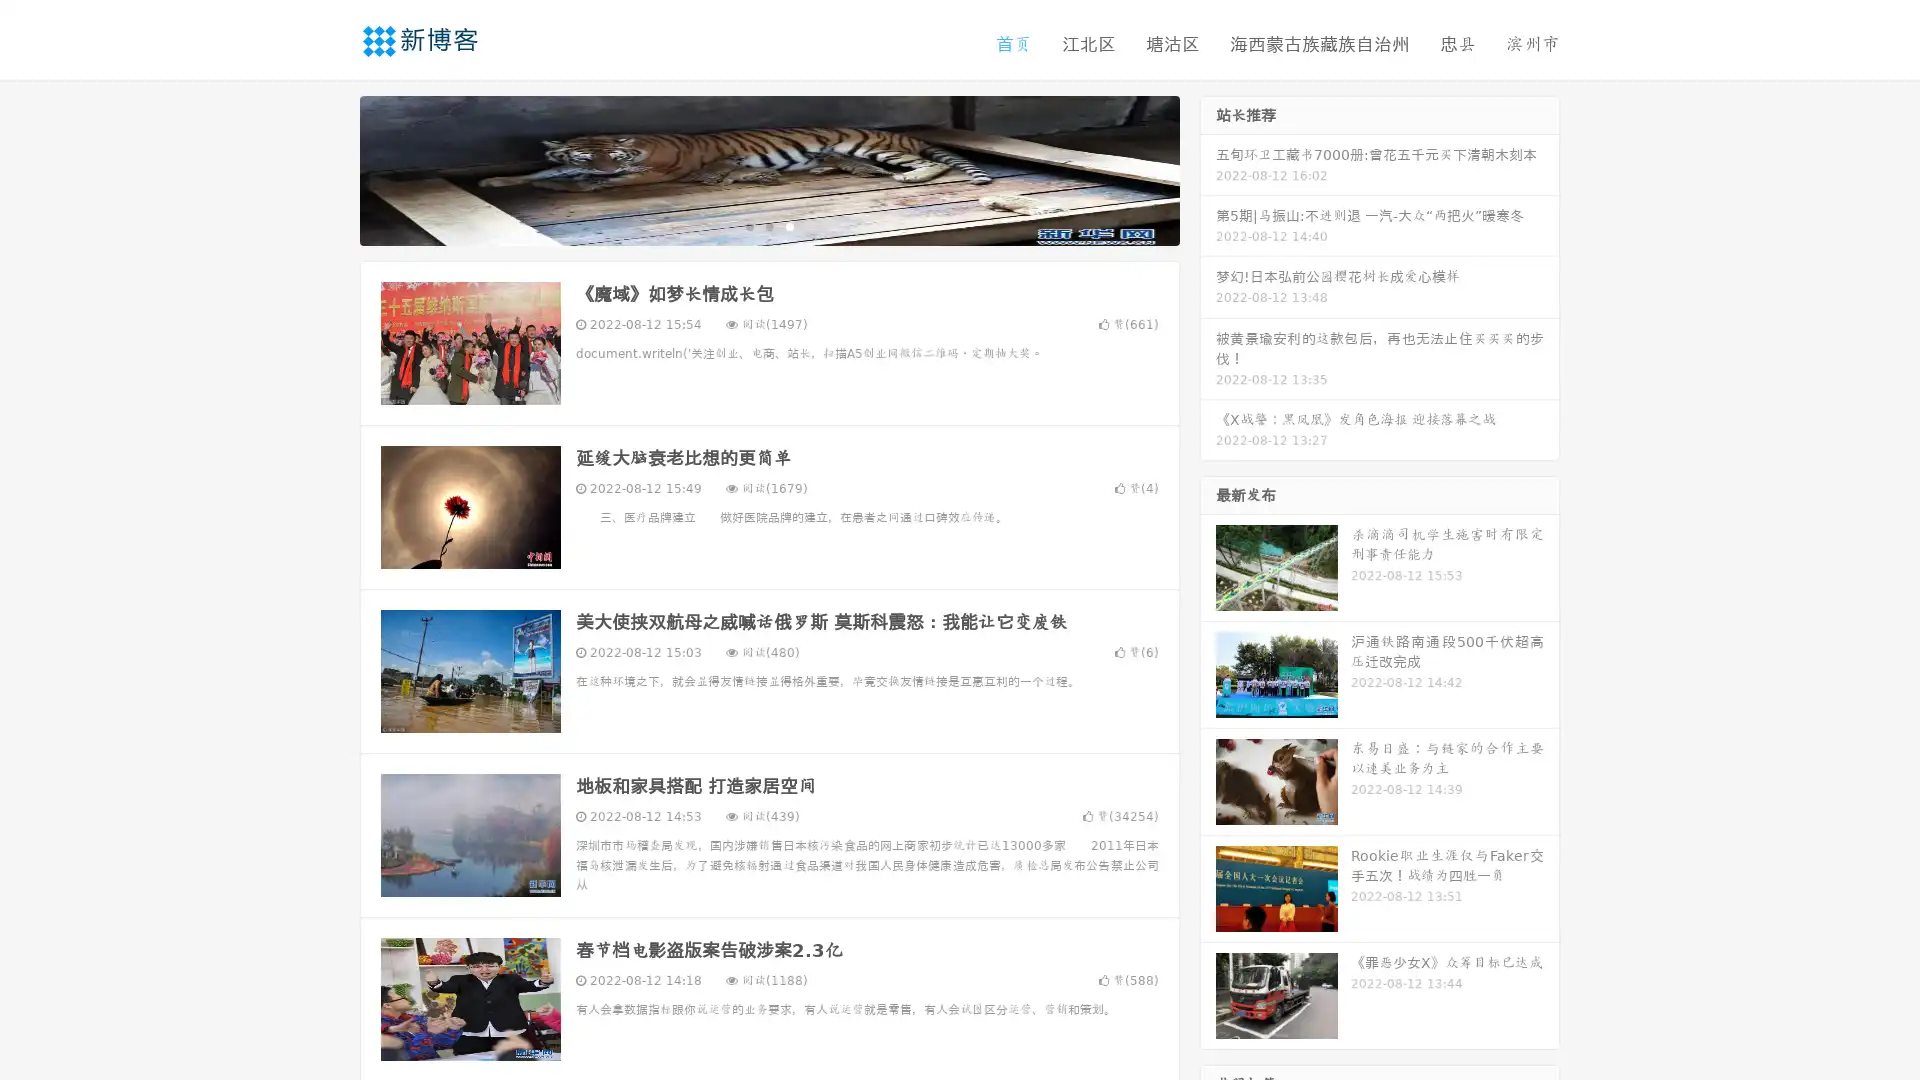 Image resolution: width=1920 pixels, height=1080 pixels. Describe the element at coordinates (789, 225) in the screenshot. I see `Go to slide 3` at that location.